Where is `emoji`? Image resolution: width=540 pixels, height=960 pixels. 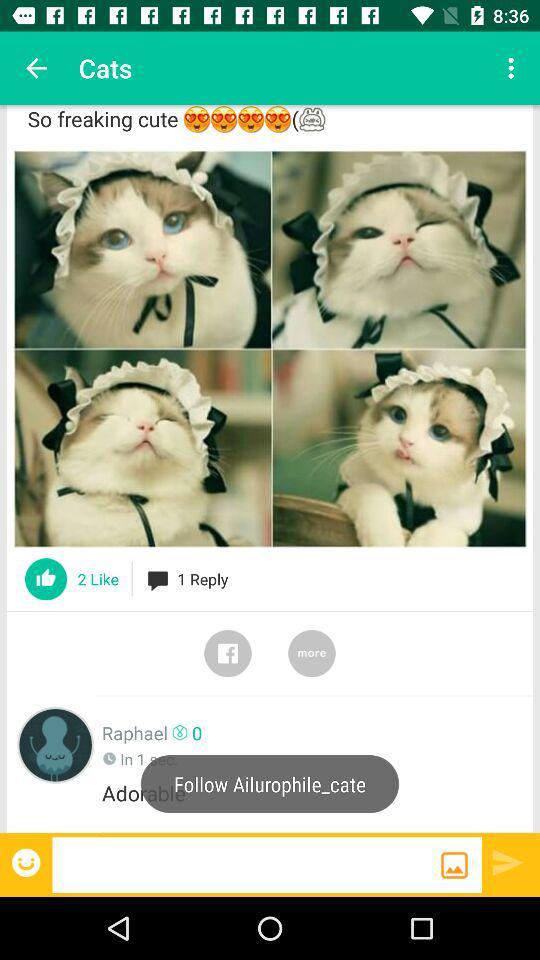
emoji is located at coordinates (27, 861).